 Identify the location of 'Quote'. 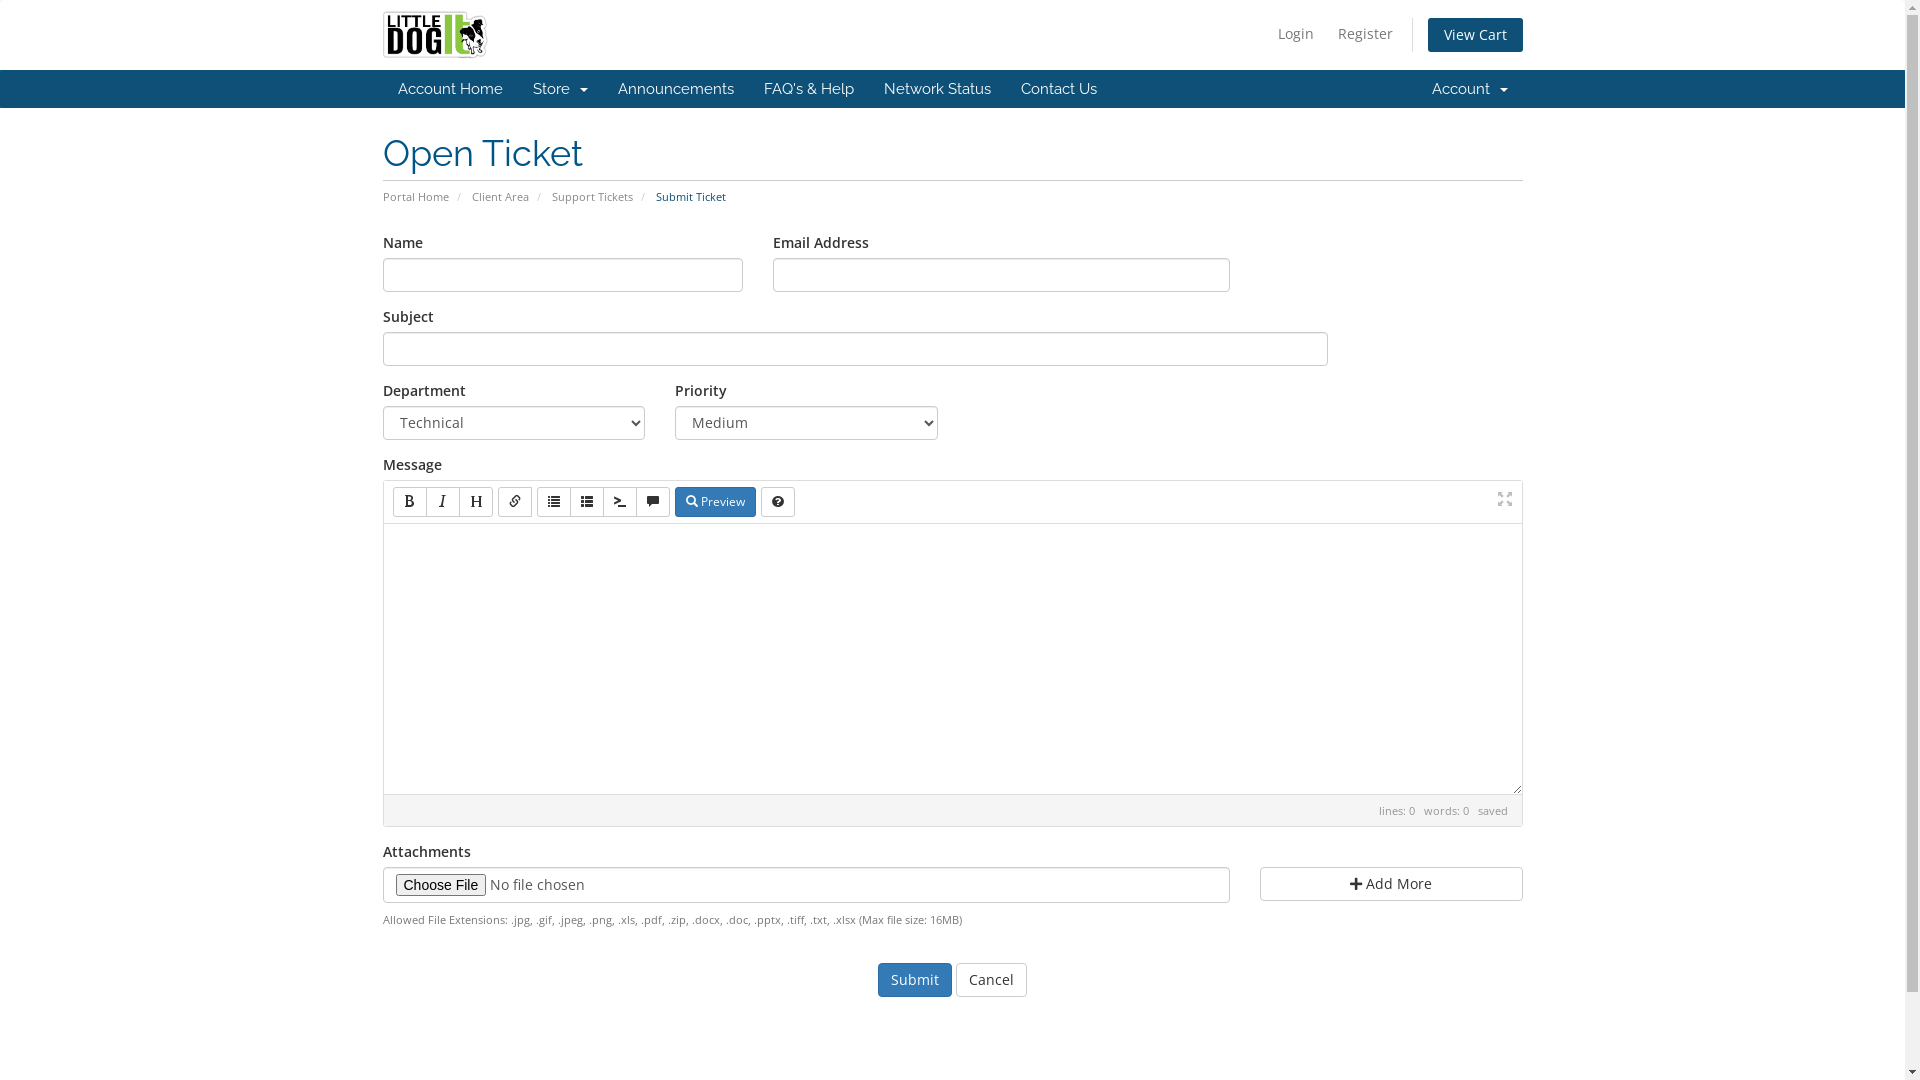
(652, 500).